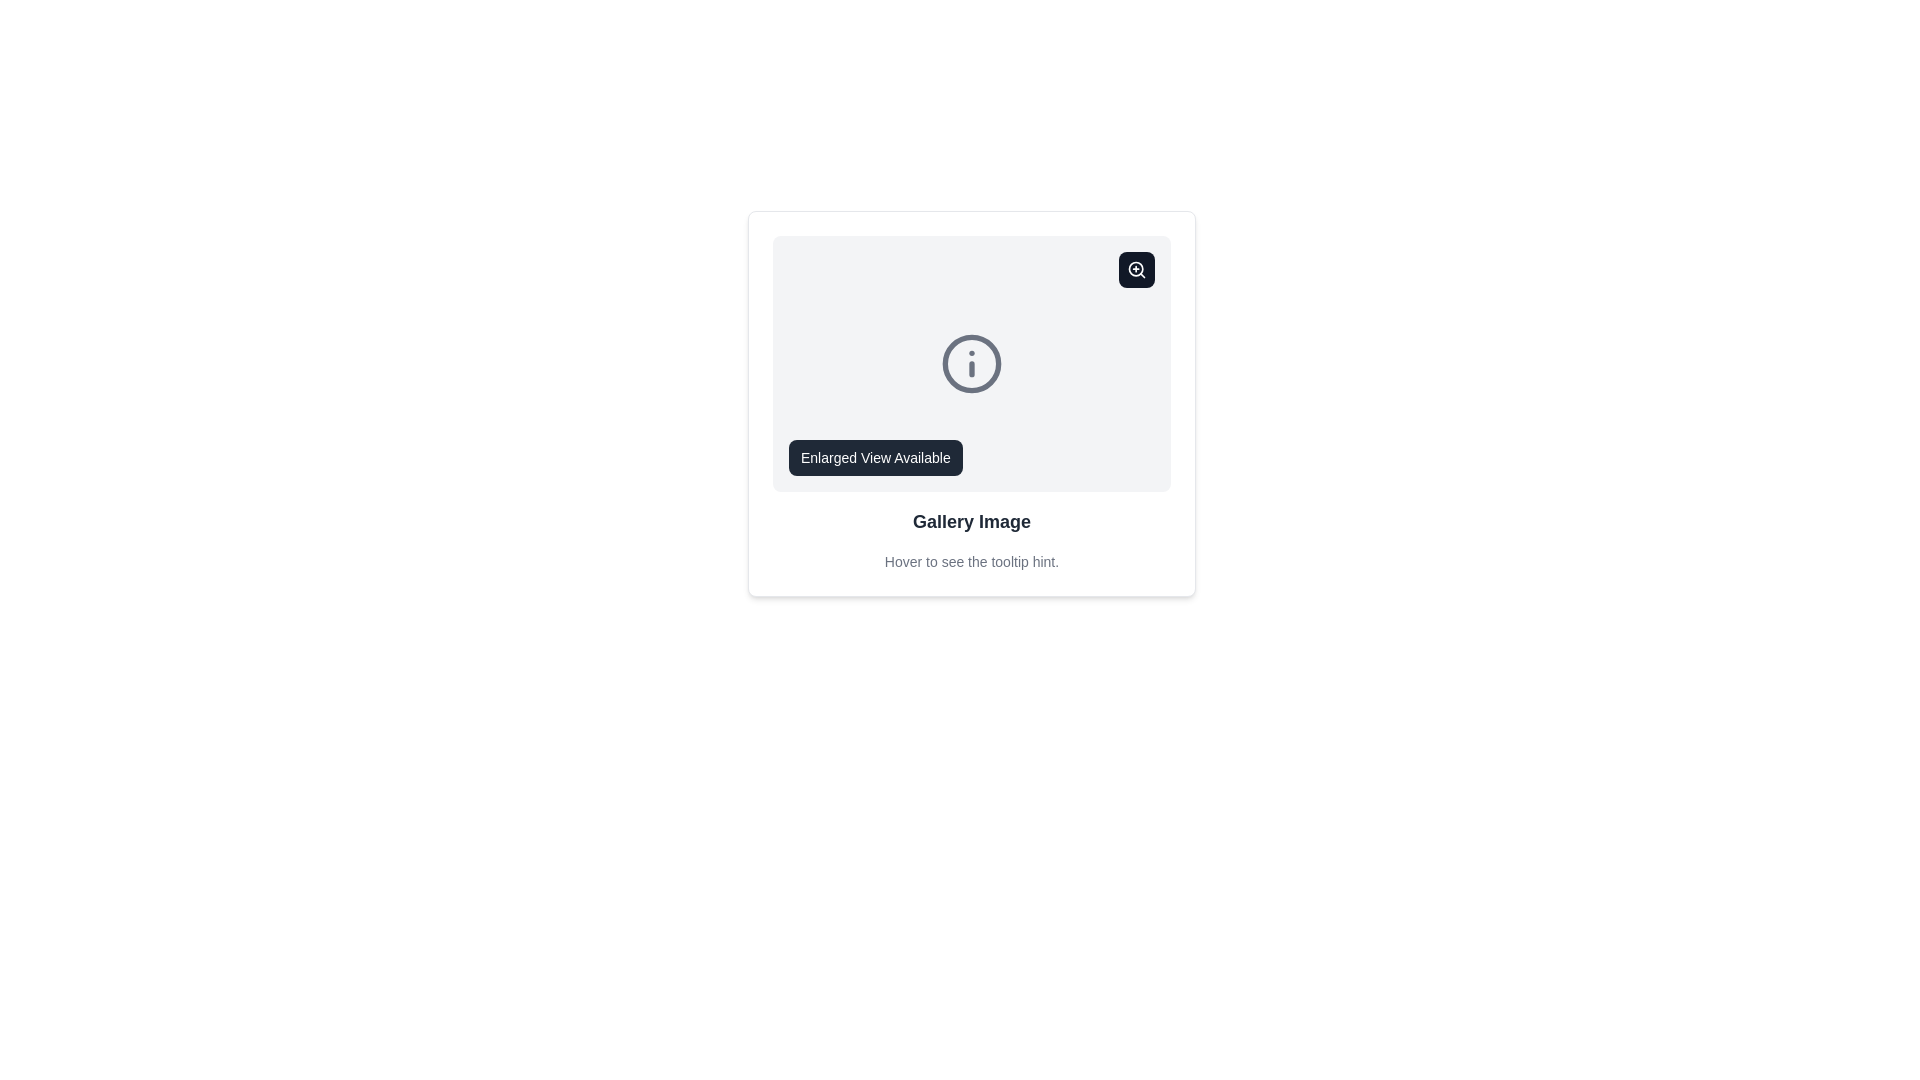 The image size is (1920, 1080). What do you see at coordinates (971, 562) in the screenshot?
I see `the text label displaying 'Hover` at bounding box center [971, 562].